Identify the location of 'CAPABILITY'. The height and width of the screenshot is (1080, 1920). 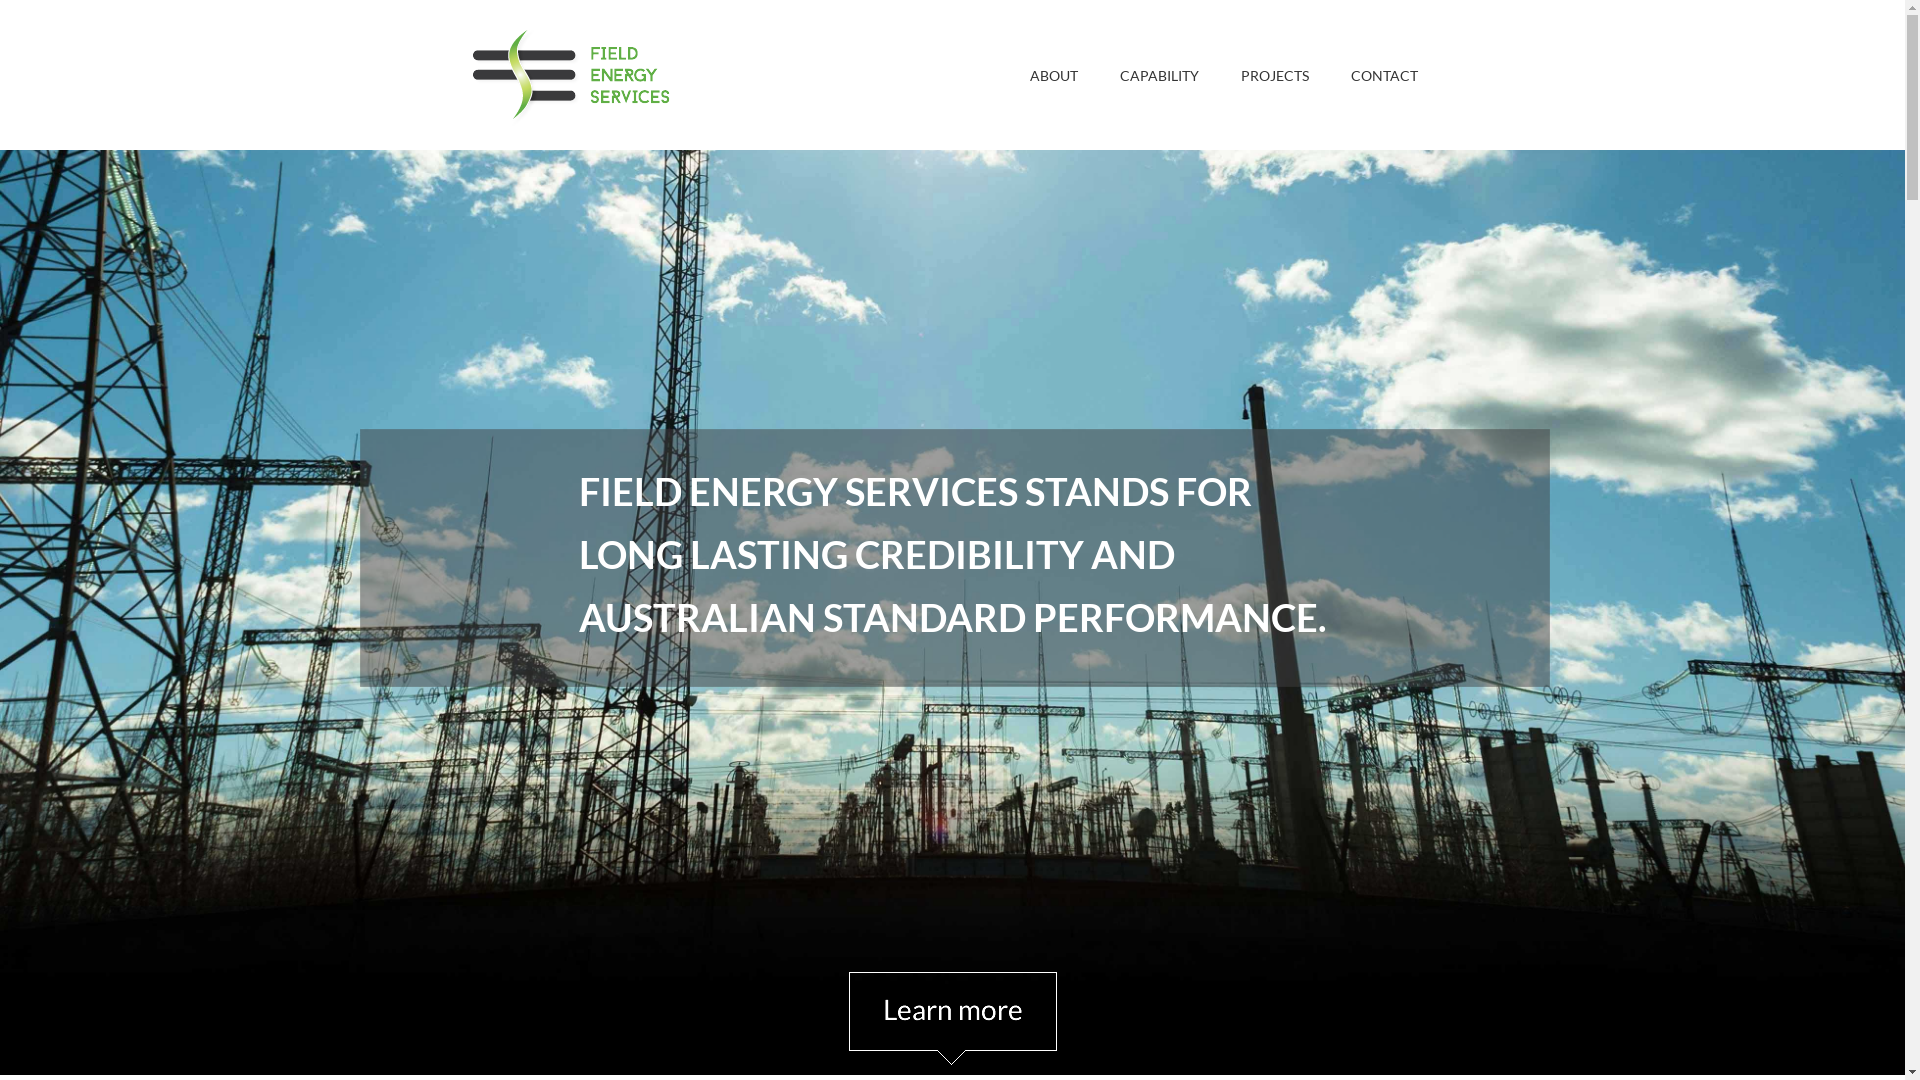
(1104, 73).